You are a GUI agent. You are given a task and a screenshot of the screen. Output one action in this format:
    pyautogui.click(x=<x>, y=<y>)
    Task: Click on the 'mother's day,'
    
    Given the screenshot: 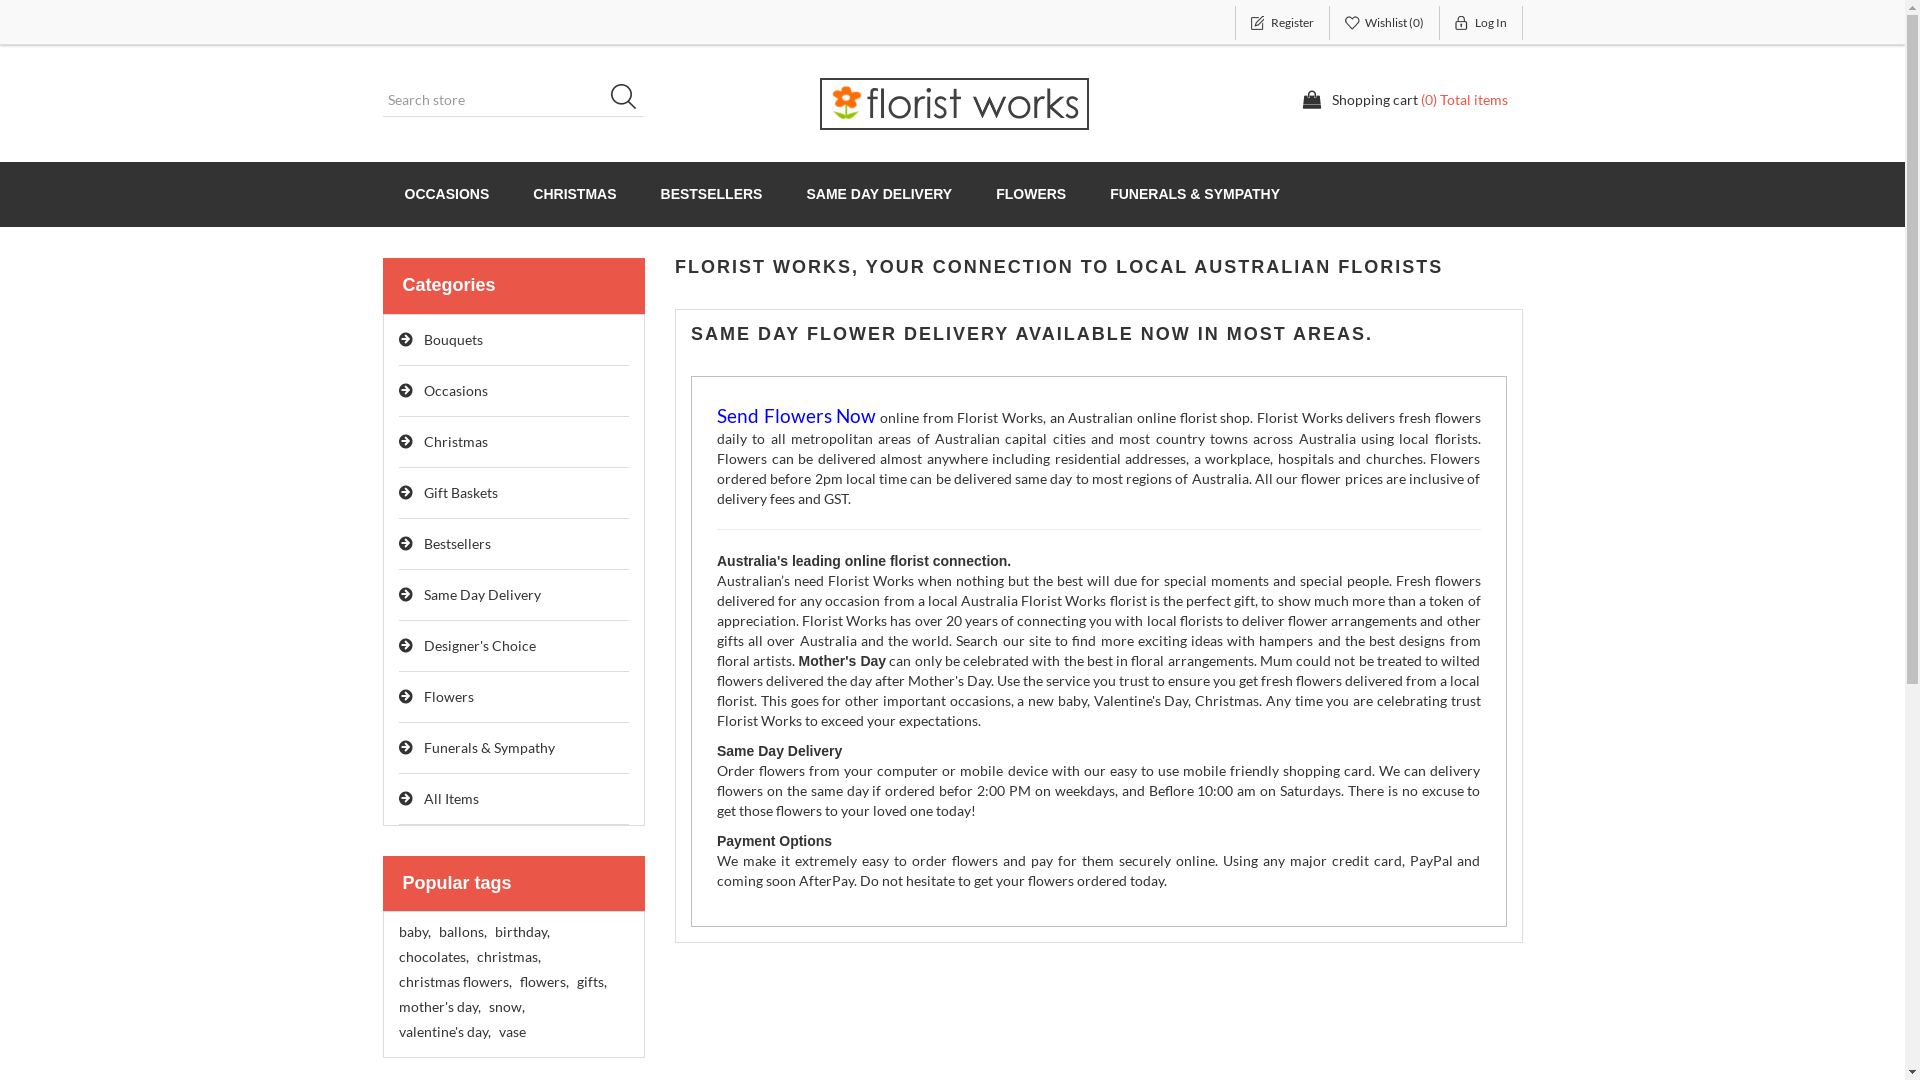 What is the action you would take?
    pyautogui.click(x=437, y=1006)
    